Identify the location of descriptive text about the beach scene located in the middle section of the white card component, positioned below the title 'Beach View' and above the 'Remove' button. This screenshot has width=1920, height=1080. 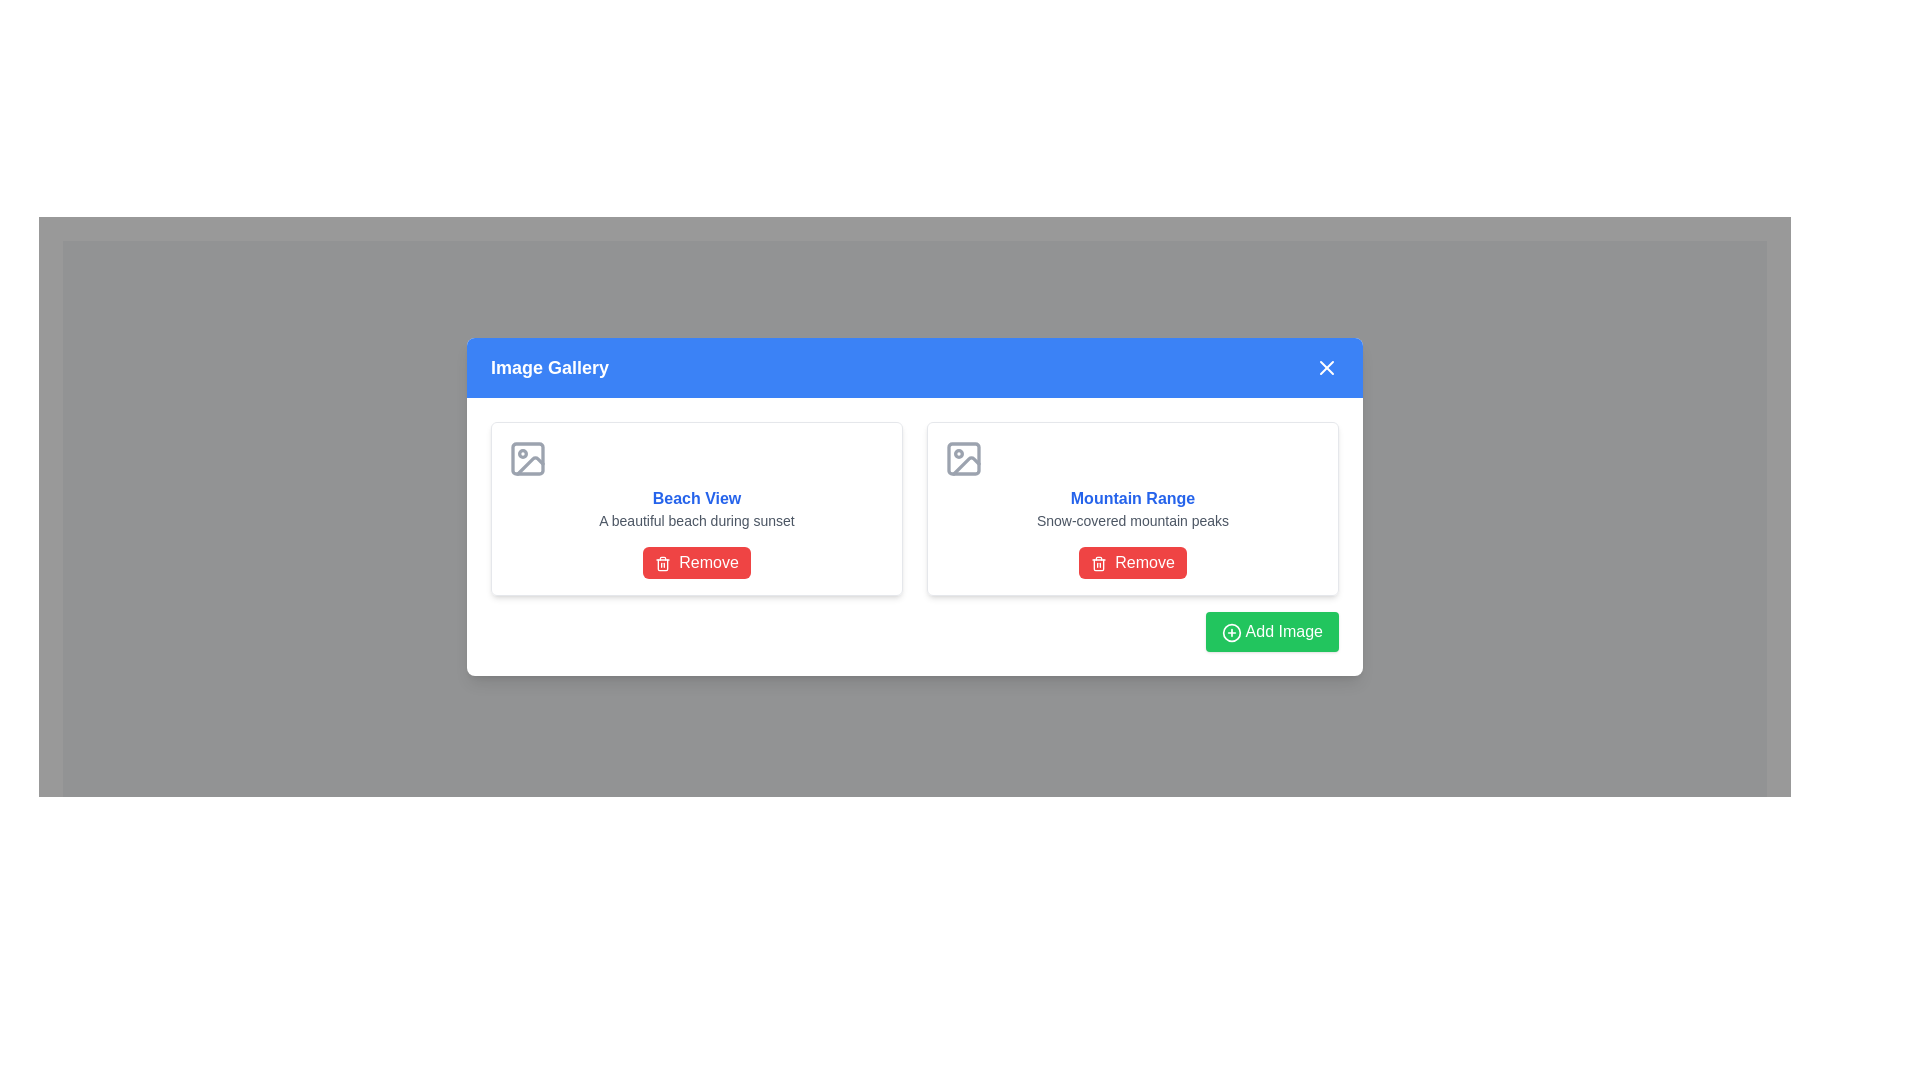
(696, 519).